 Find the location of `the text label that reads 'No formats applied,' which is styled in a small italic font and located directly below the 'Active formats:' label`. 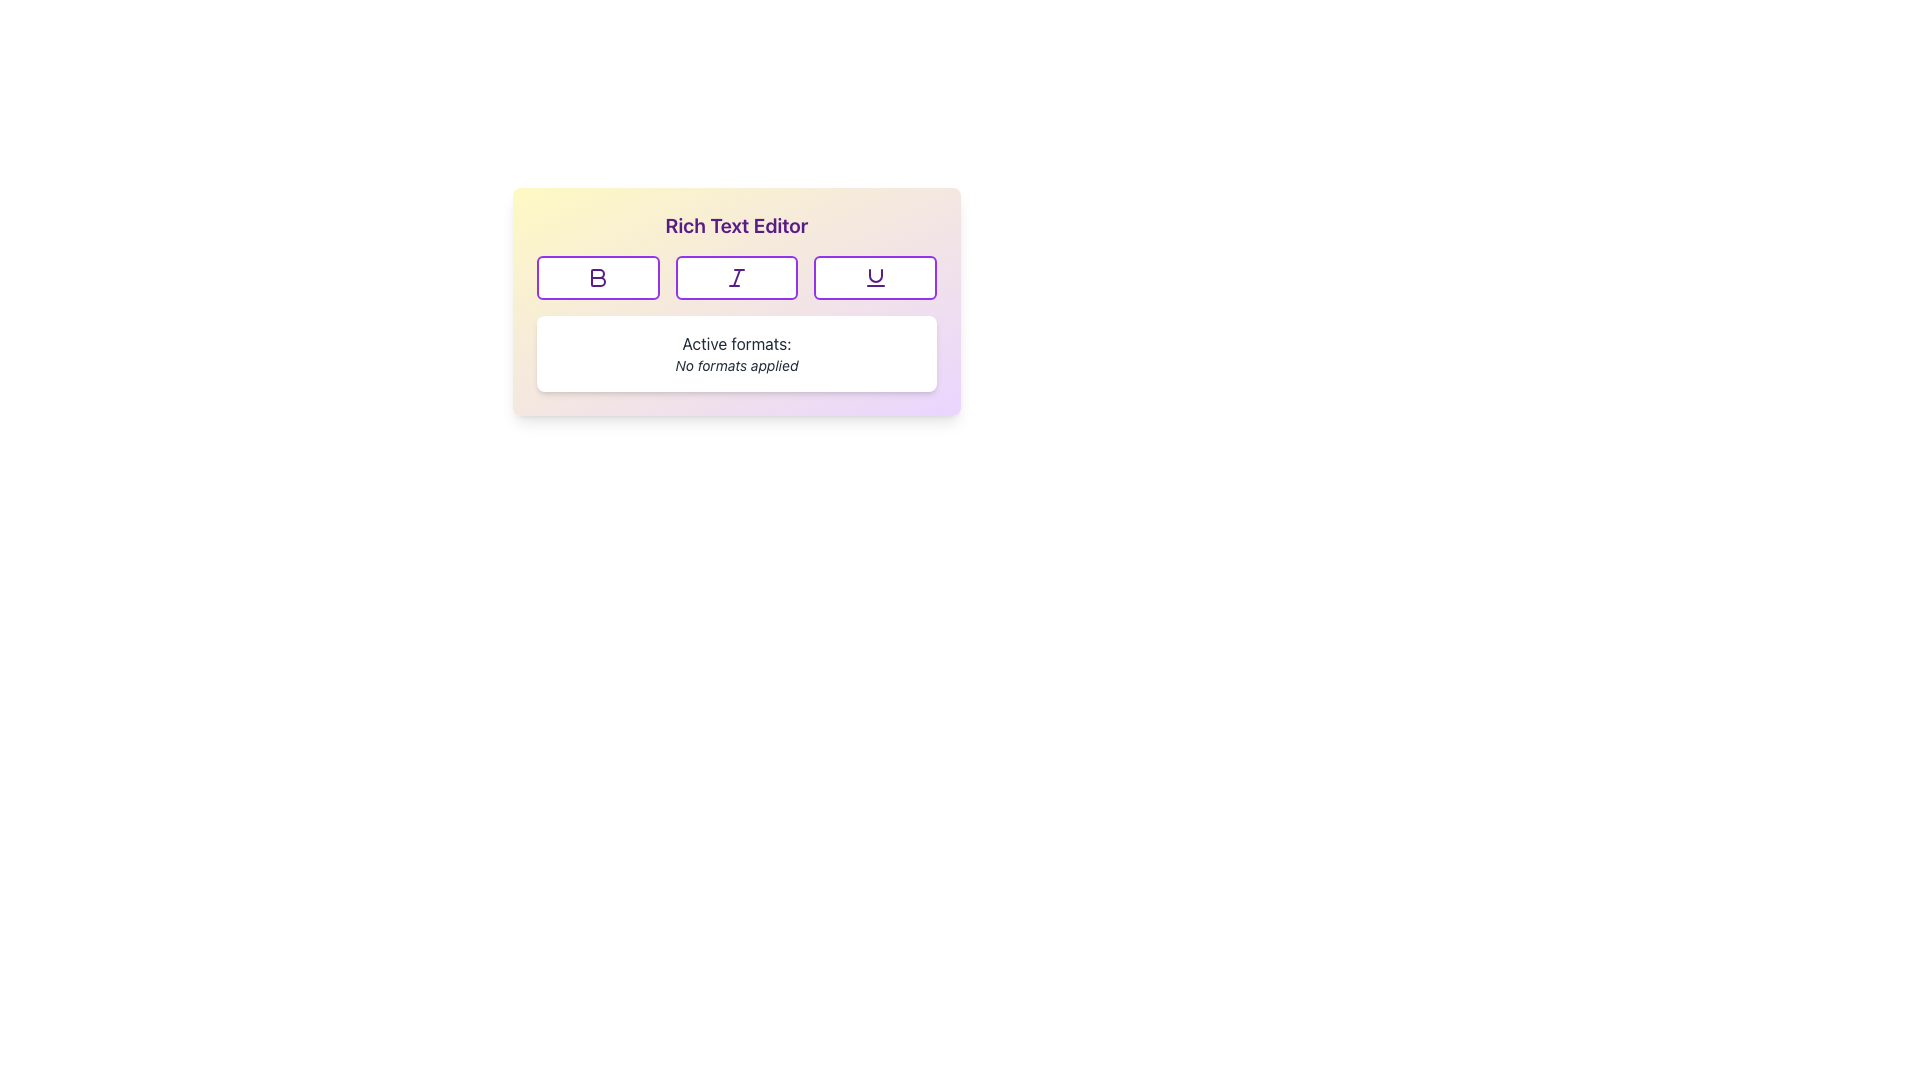

the text label that reads 'No formats applied,' which is styled in a small italic font and located directly below the 'Active formats:' label is located at coordinates (736, 366).